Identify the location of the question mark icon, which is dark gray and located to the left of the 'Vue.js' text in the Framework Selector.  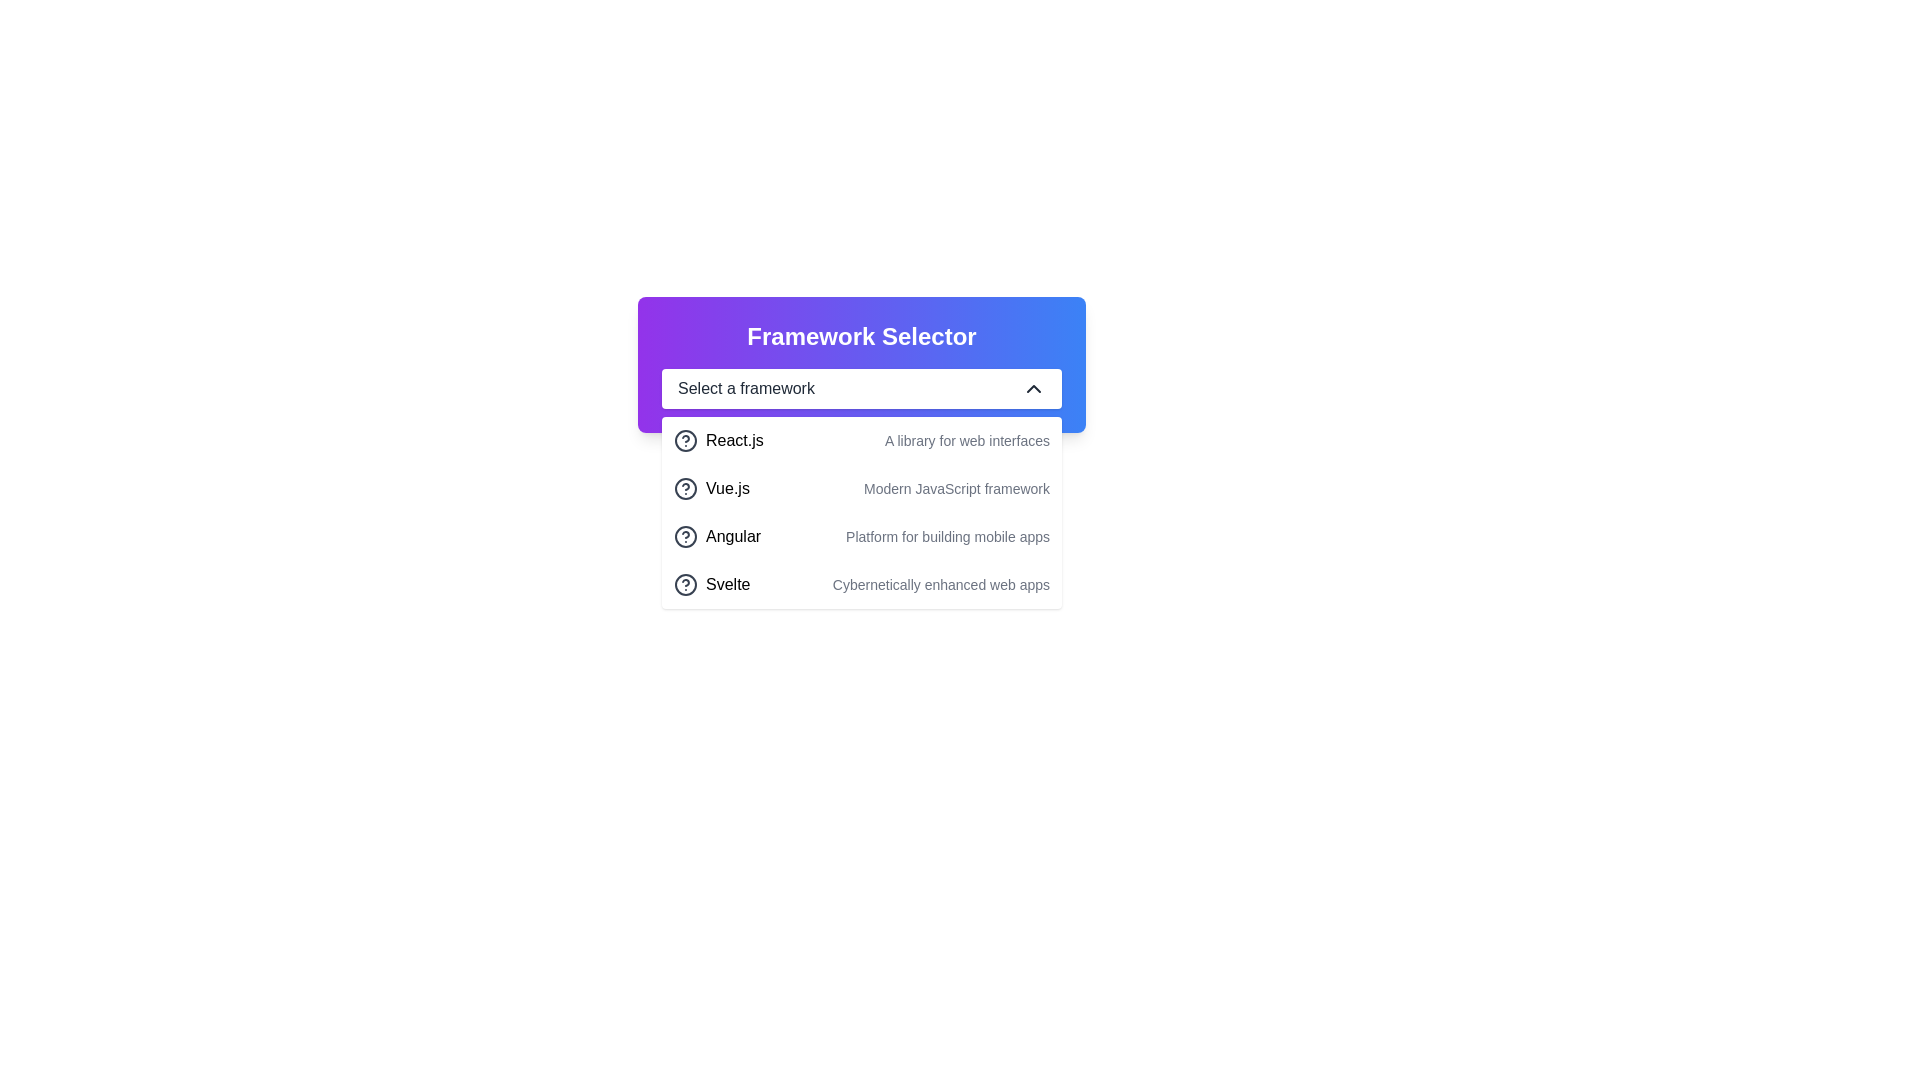
(686, 489).